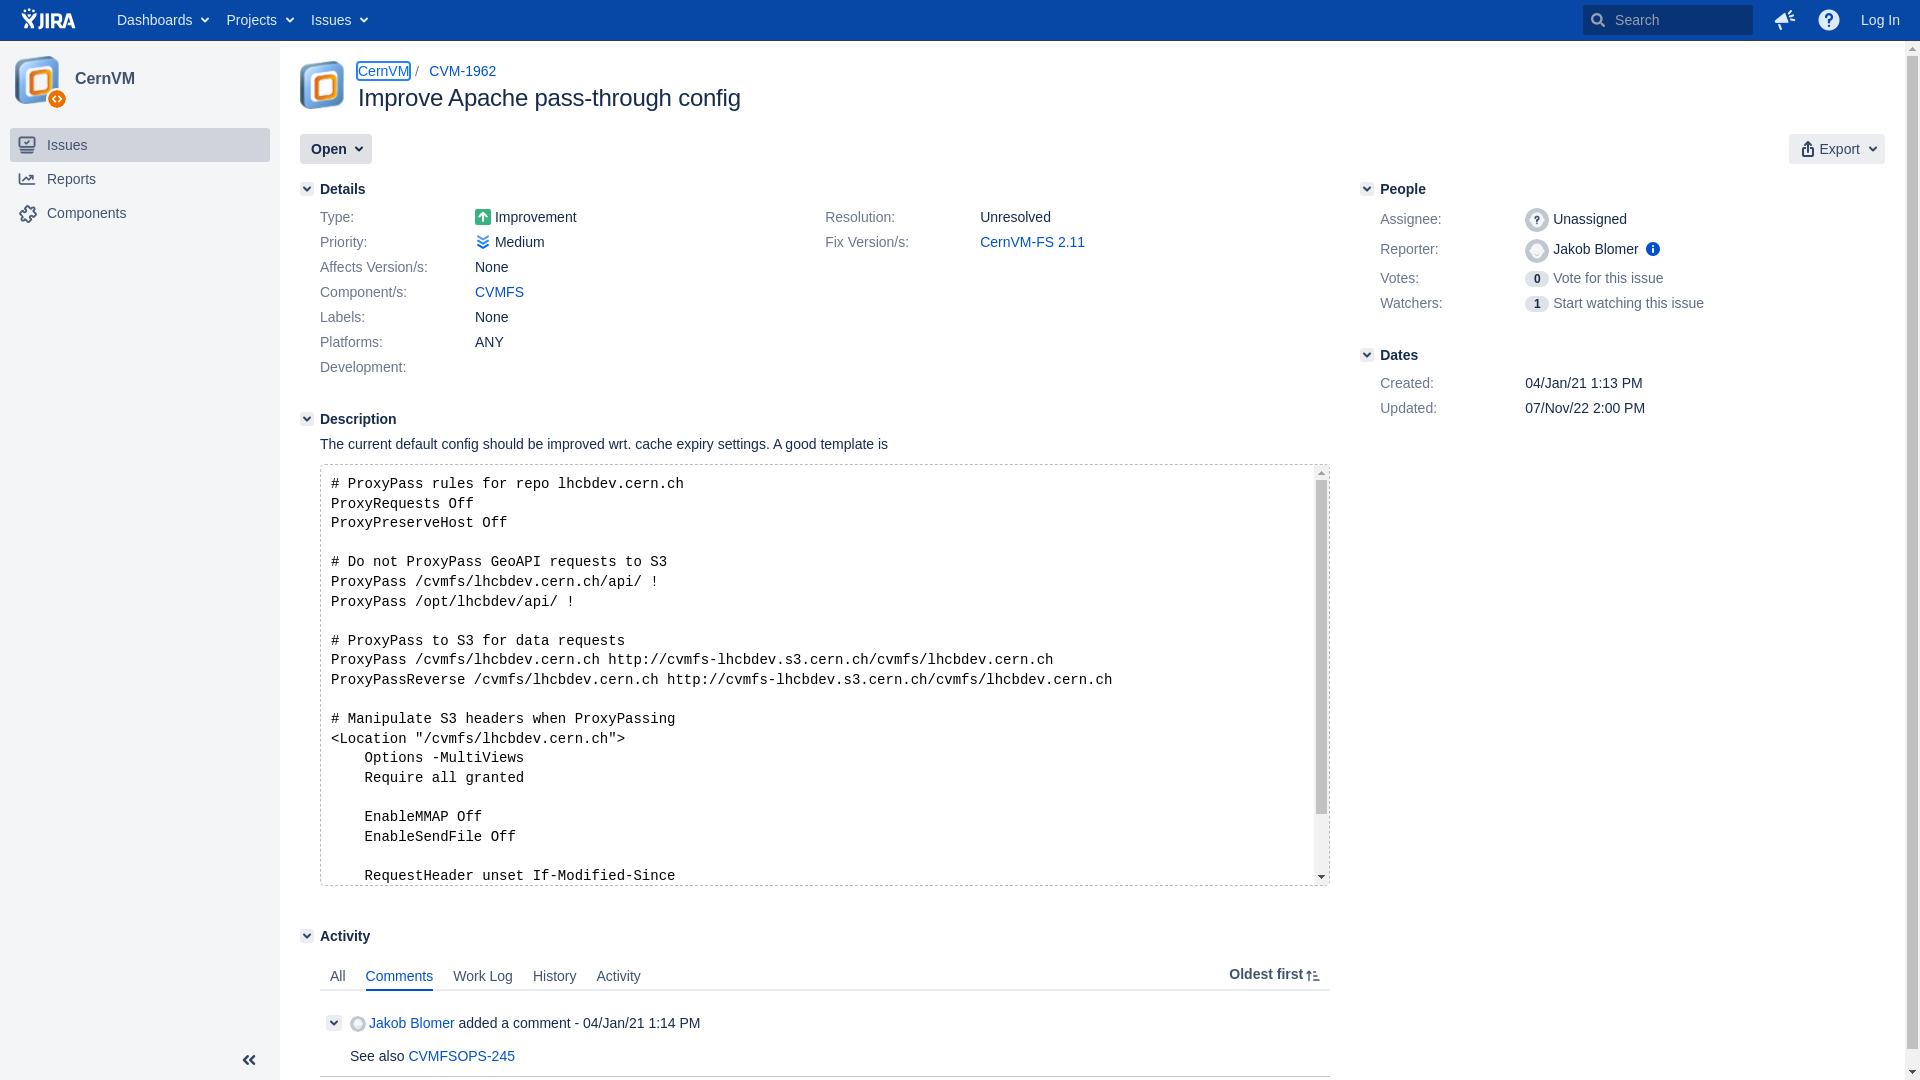 This screenshot has height=1080, width=1920. Describe the element at coordinates (336, 148) in the screenshot. I see `'Open'` at that location.